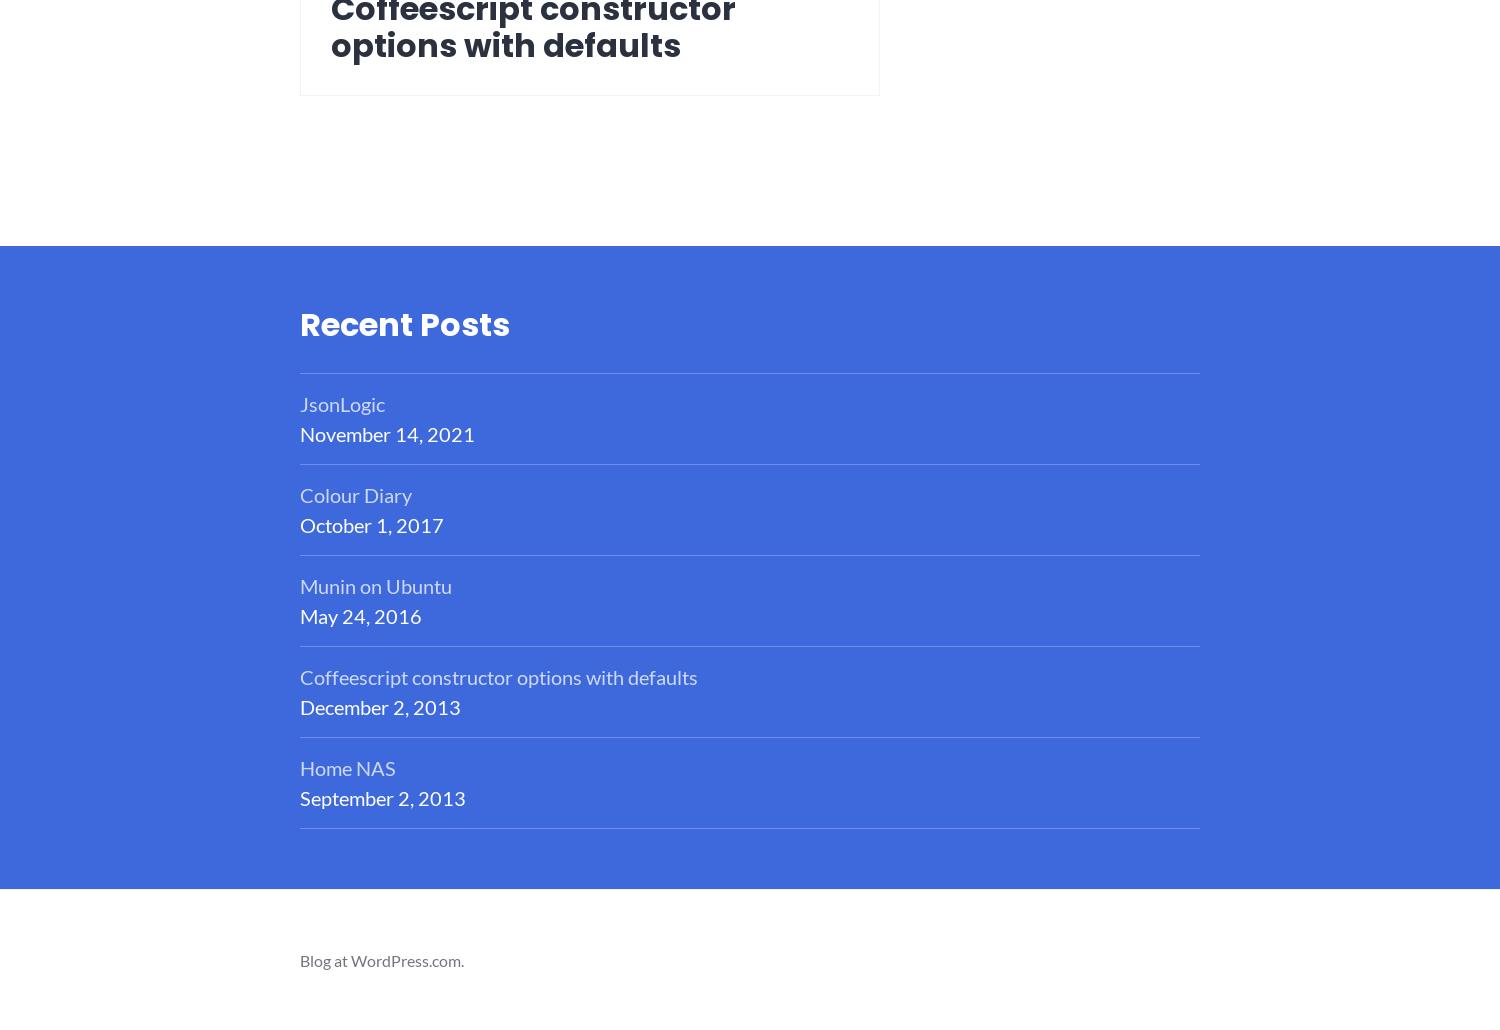 This screenshot has width=1500, height=1030. Describe the element at coordinates (405, 322) in the screenshot. I see `'Recent Posts'` at that location.